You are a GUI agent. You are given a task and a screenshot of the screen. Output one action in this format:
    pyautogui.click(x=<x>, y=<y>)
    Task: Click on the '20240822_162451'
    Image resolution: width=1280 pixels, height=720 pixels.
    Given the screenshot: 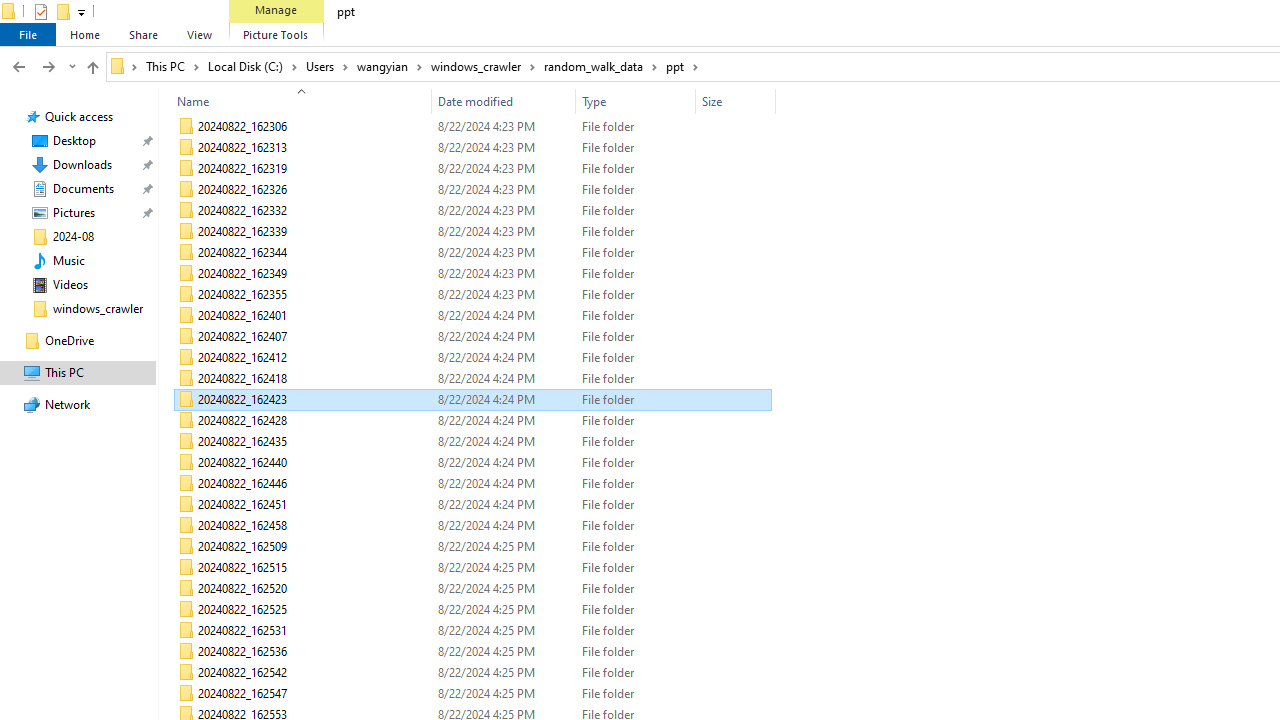 What is the action you would take?
    pyautogui.click(x=471, y=504)
    